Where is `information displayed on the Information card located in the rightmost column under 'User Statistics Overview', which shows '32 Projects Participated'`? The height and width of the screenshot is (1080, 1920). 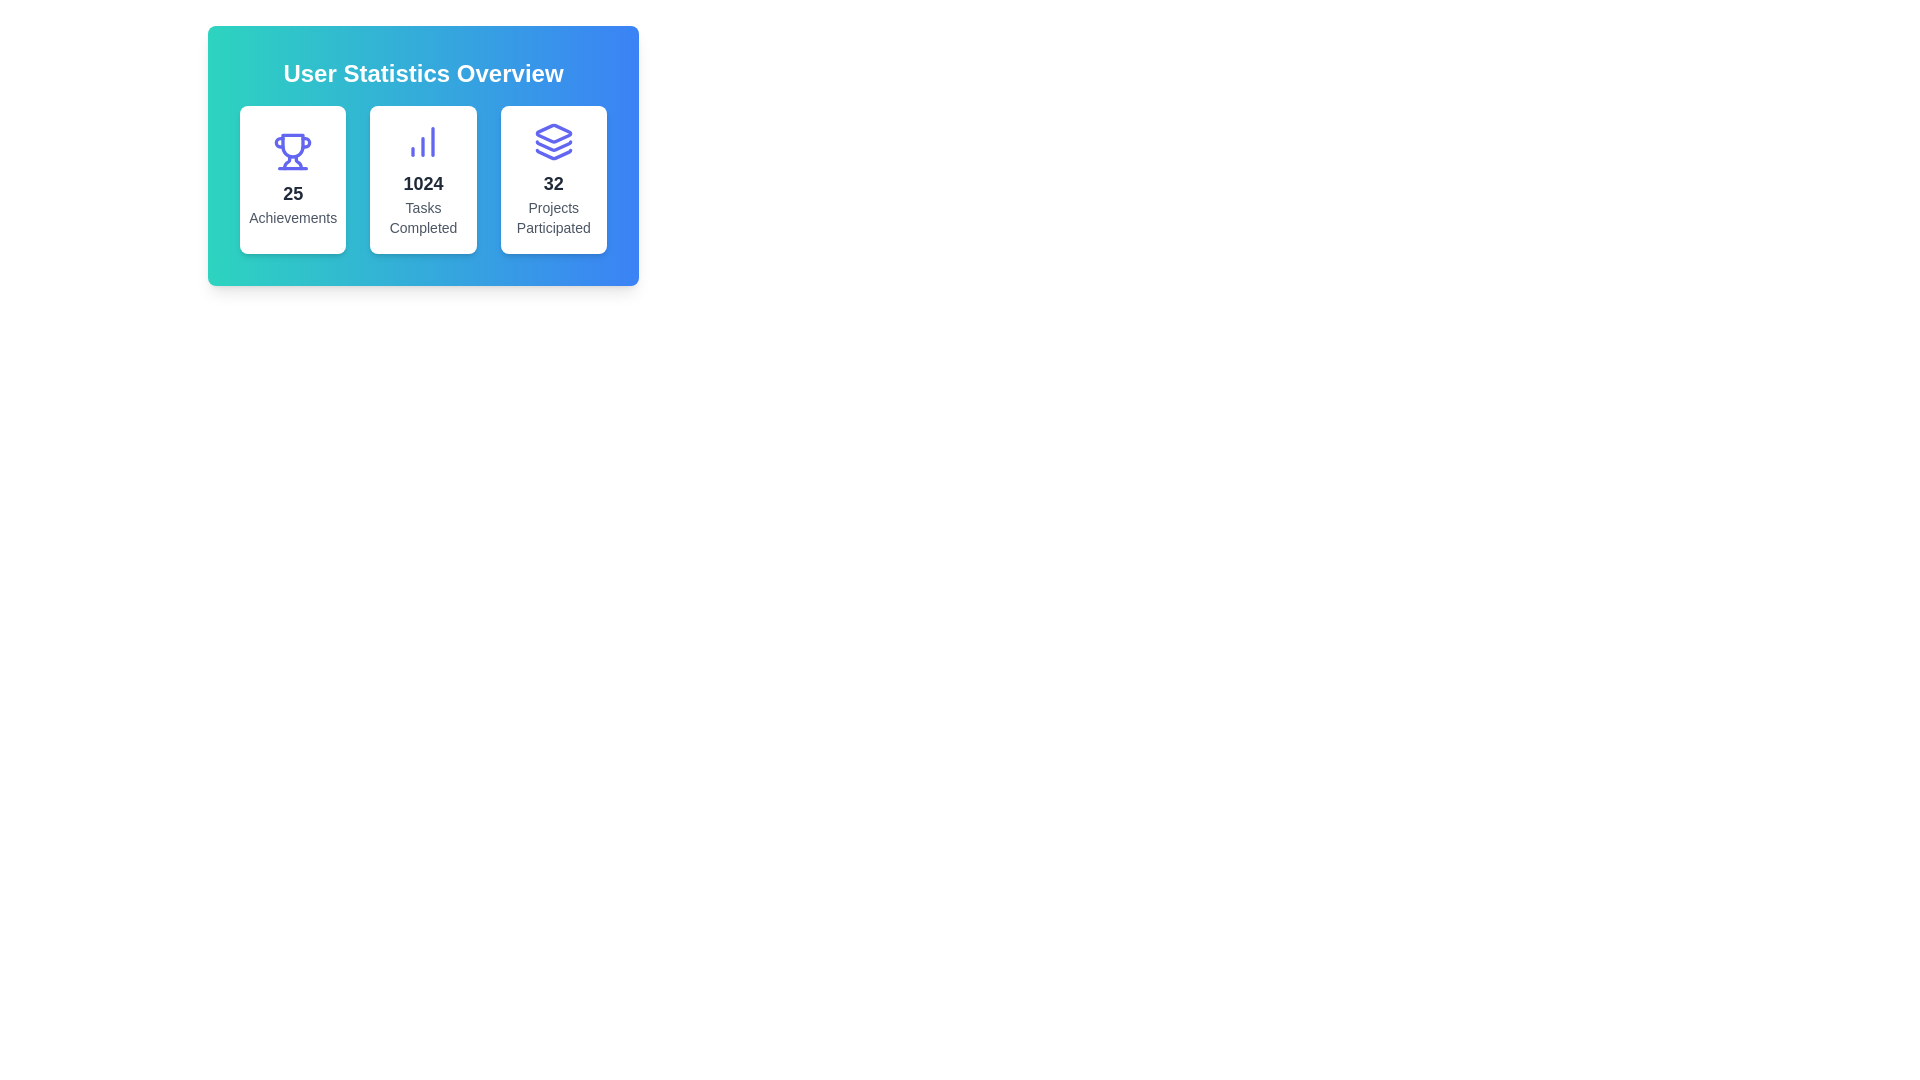 information displayed on the Information card located in the rightmost column under 'User Statistics Overview', which shows '32 Projects Participated' is located at coordinates (553, 180).